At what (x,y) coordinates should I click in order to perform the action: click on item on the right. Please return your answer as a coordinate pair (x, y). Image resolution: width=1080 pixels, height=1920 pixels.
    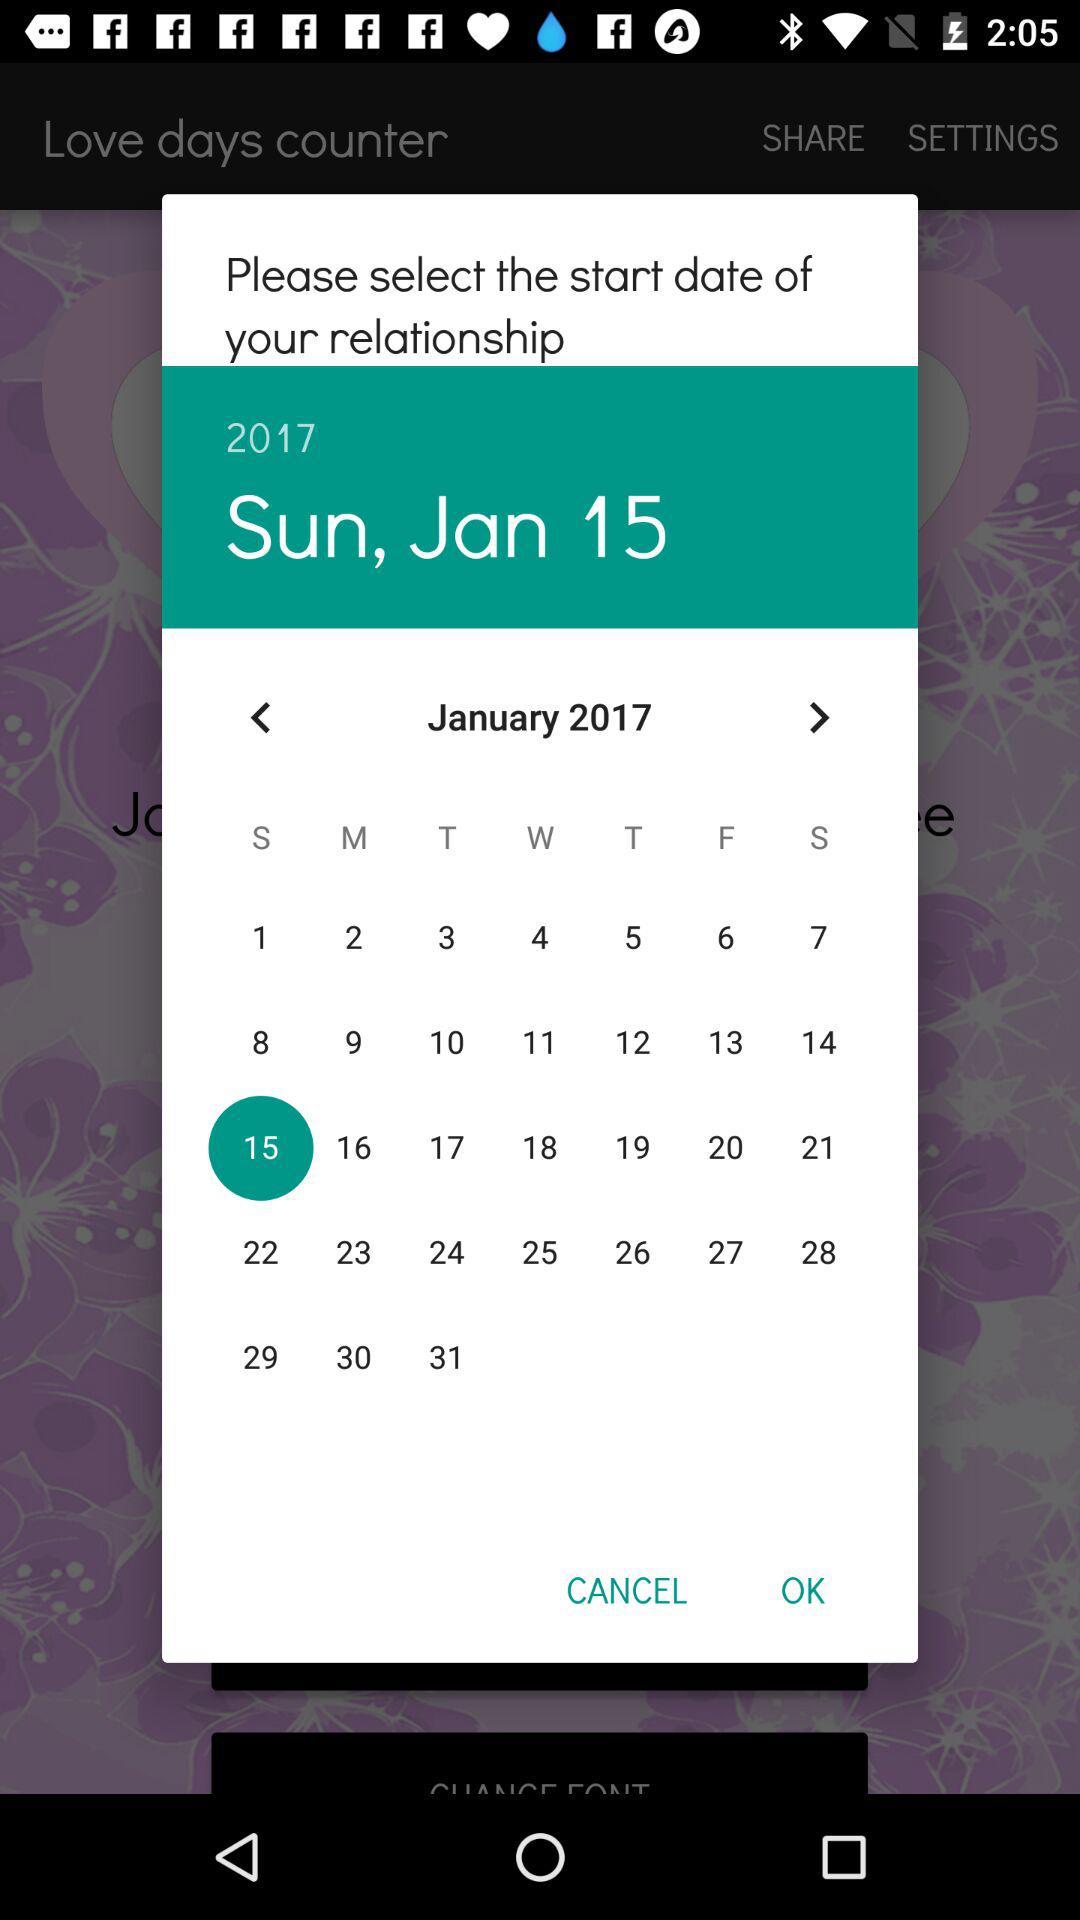
    Looking at the image, I should click on (818, 717).